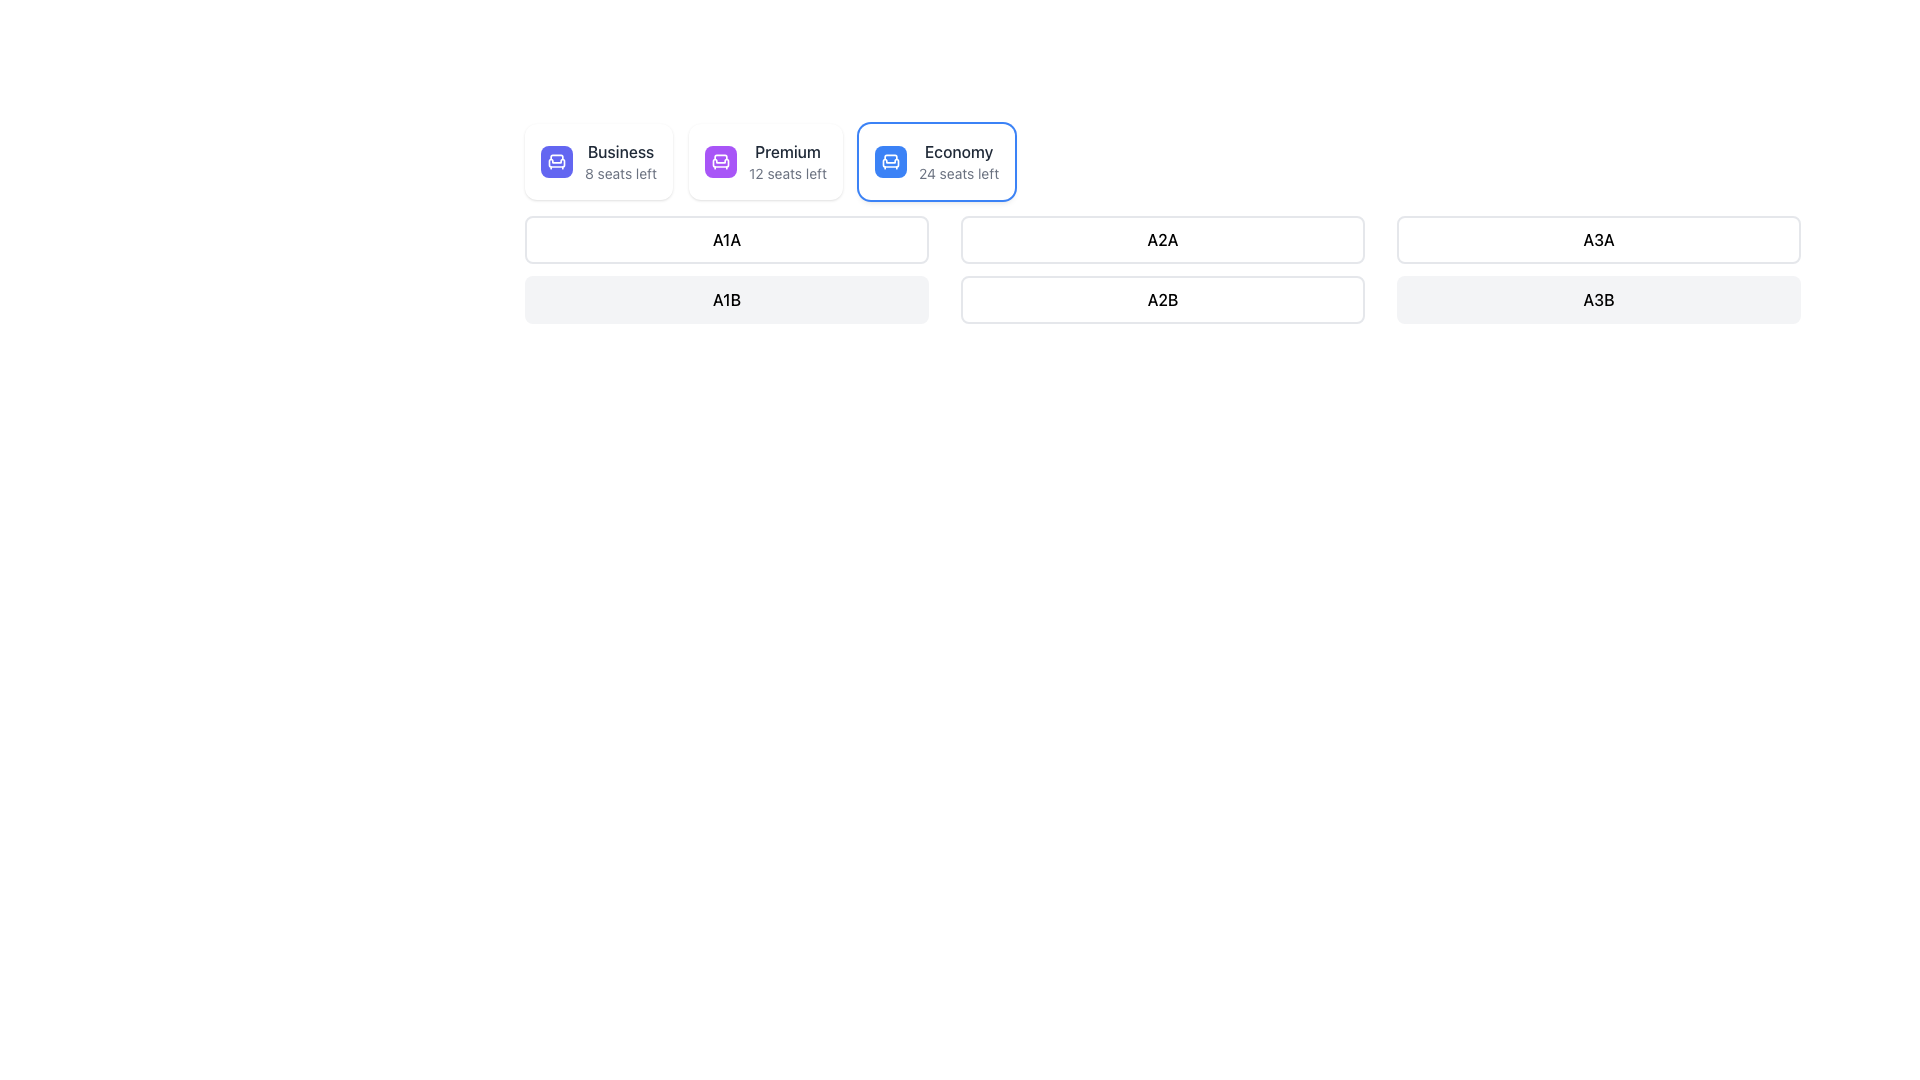 The height and width of the screenshot is (1080, 1920). I want to click on the button labeled 'A1B' with a light gray background and rounded edges, positioned below the button 'A1A' in the Economy section, so click(725, 273).